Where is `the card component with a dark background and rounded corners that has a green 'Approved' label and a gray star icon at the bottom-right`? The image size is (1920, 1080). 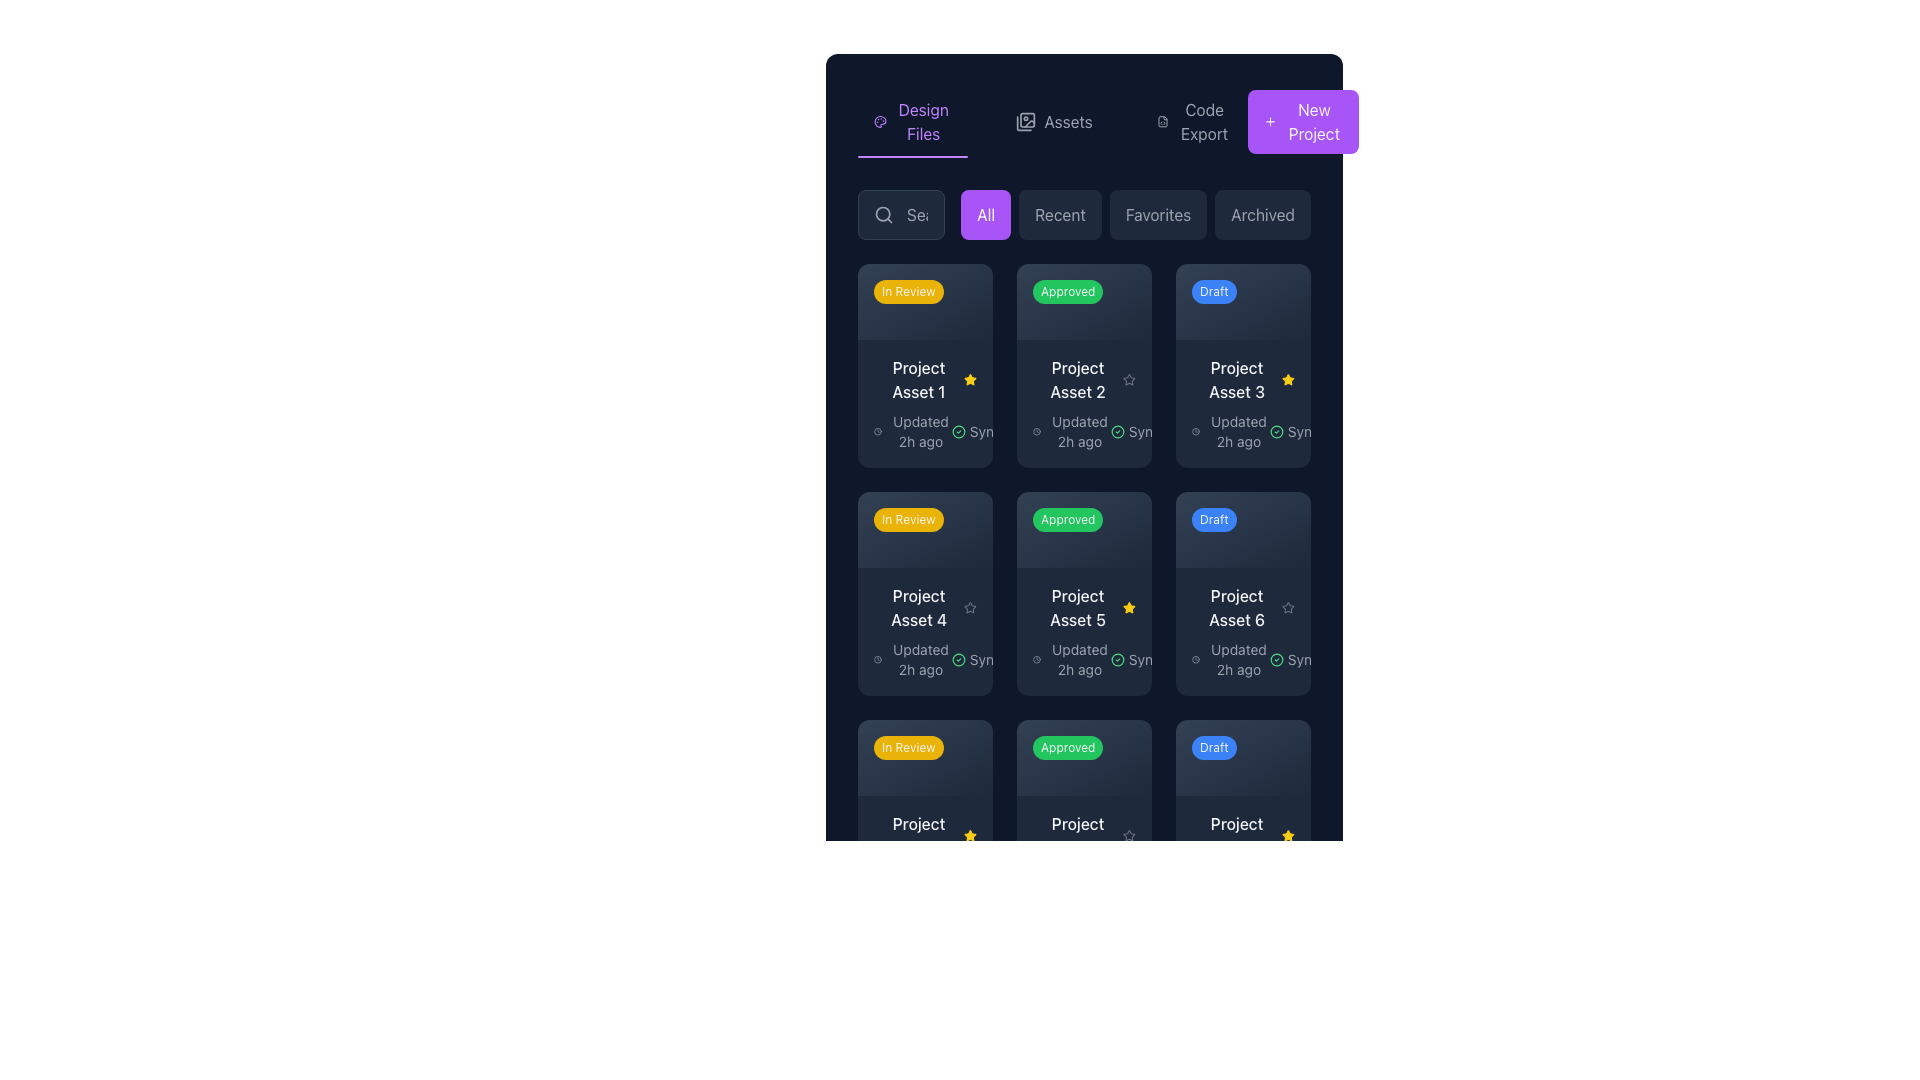
the card component with a dark background and rounded corners that has a green 'Approved' label and a gray star icon at the bottom-right is located at coordinates (1083, 821).